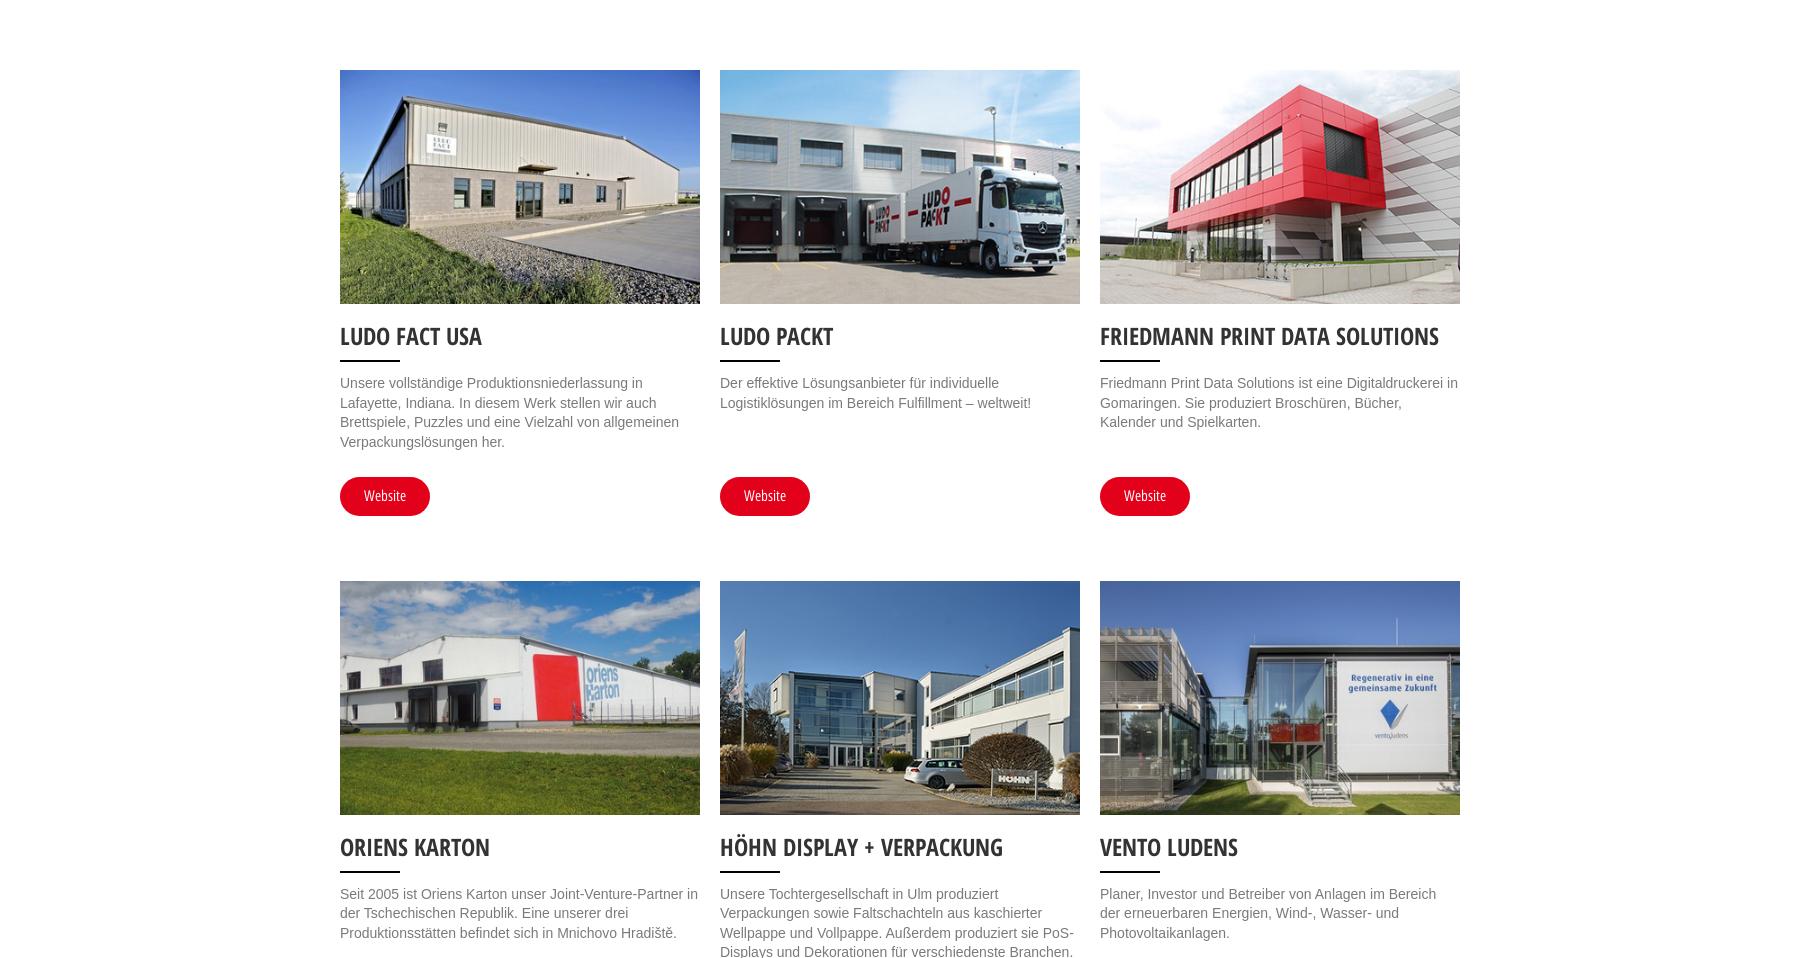 This screenshot has height=958, width=1800. What do you see at coordinates (1268, 333) in the screenshot?
I see `'FRIEDMANN PRINT DATA SOLUTIONS'` at bounding box center [1268, 333].